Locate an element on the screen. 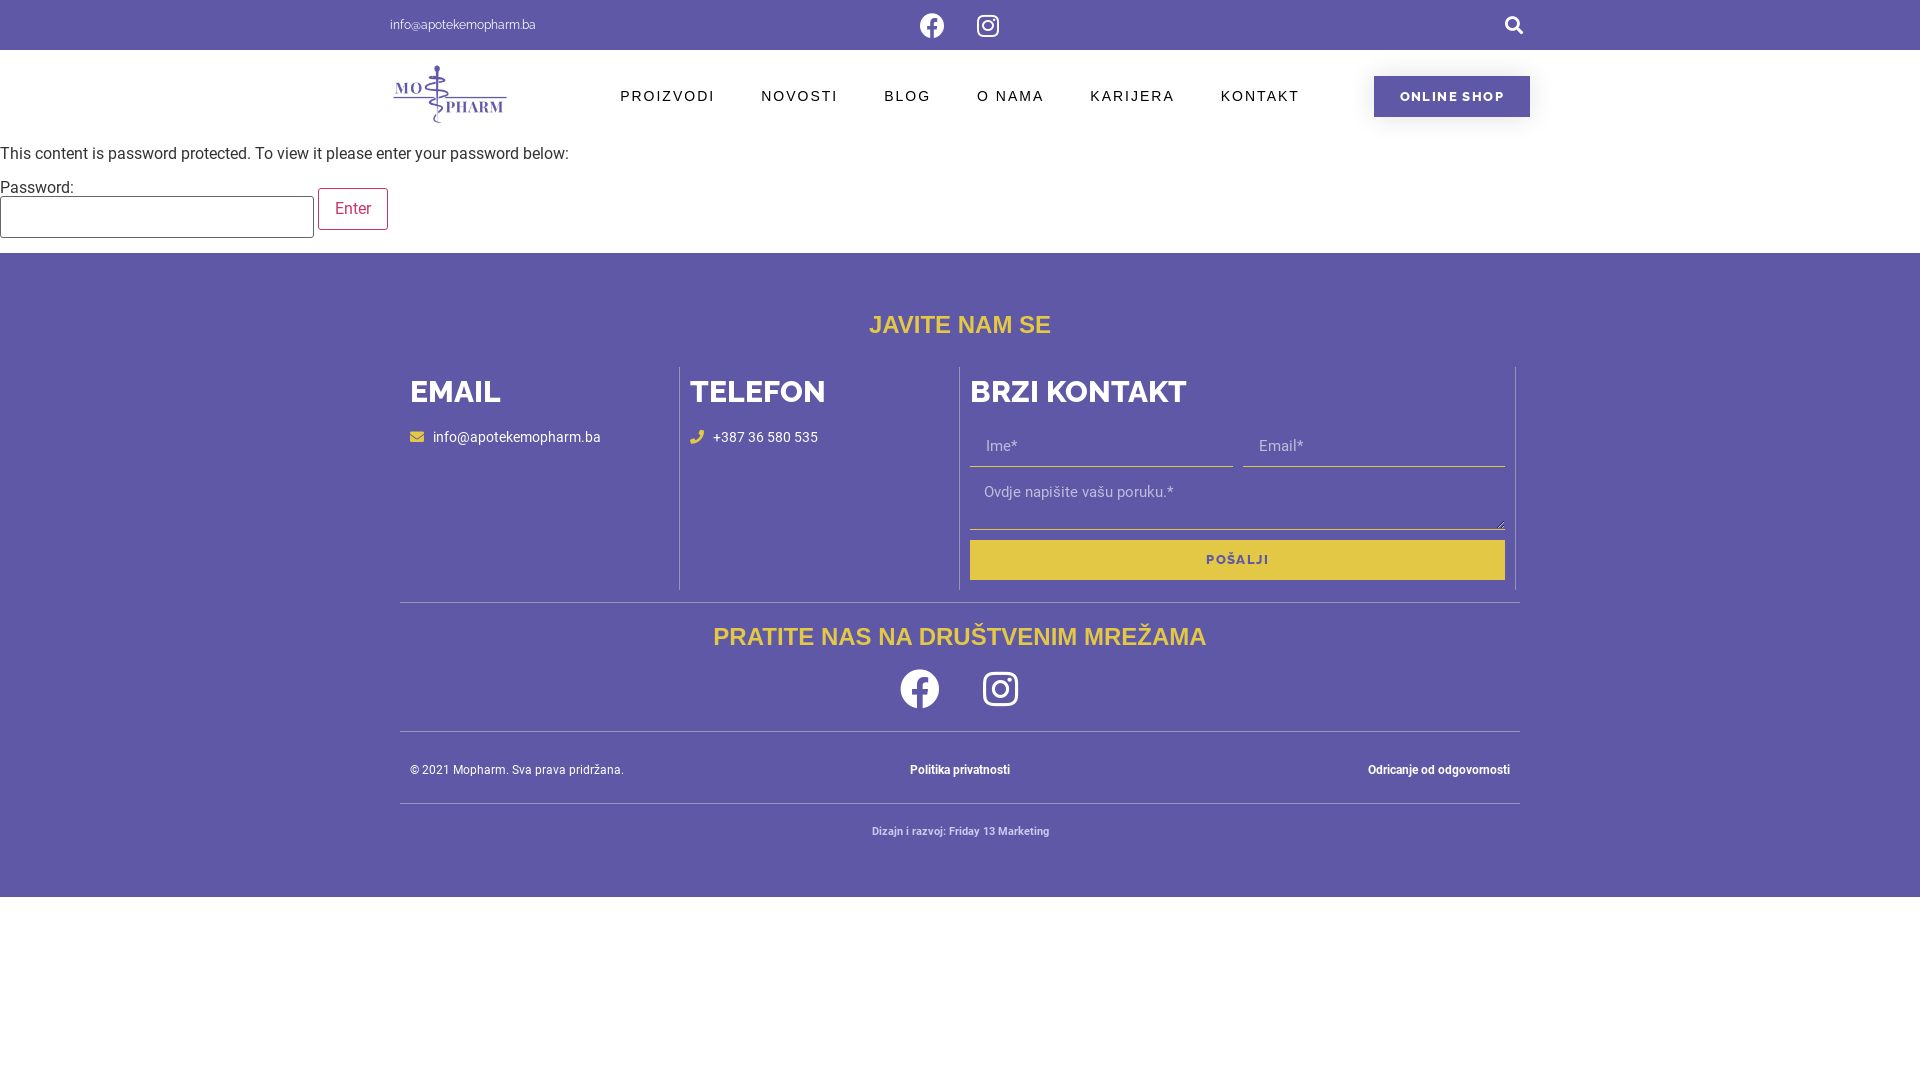 This screenshot has width=1920, height=1080. 'NOVOSTI' is located at coordinates (739, 96).